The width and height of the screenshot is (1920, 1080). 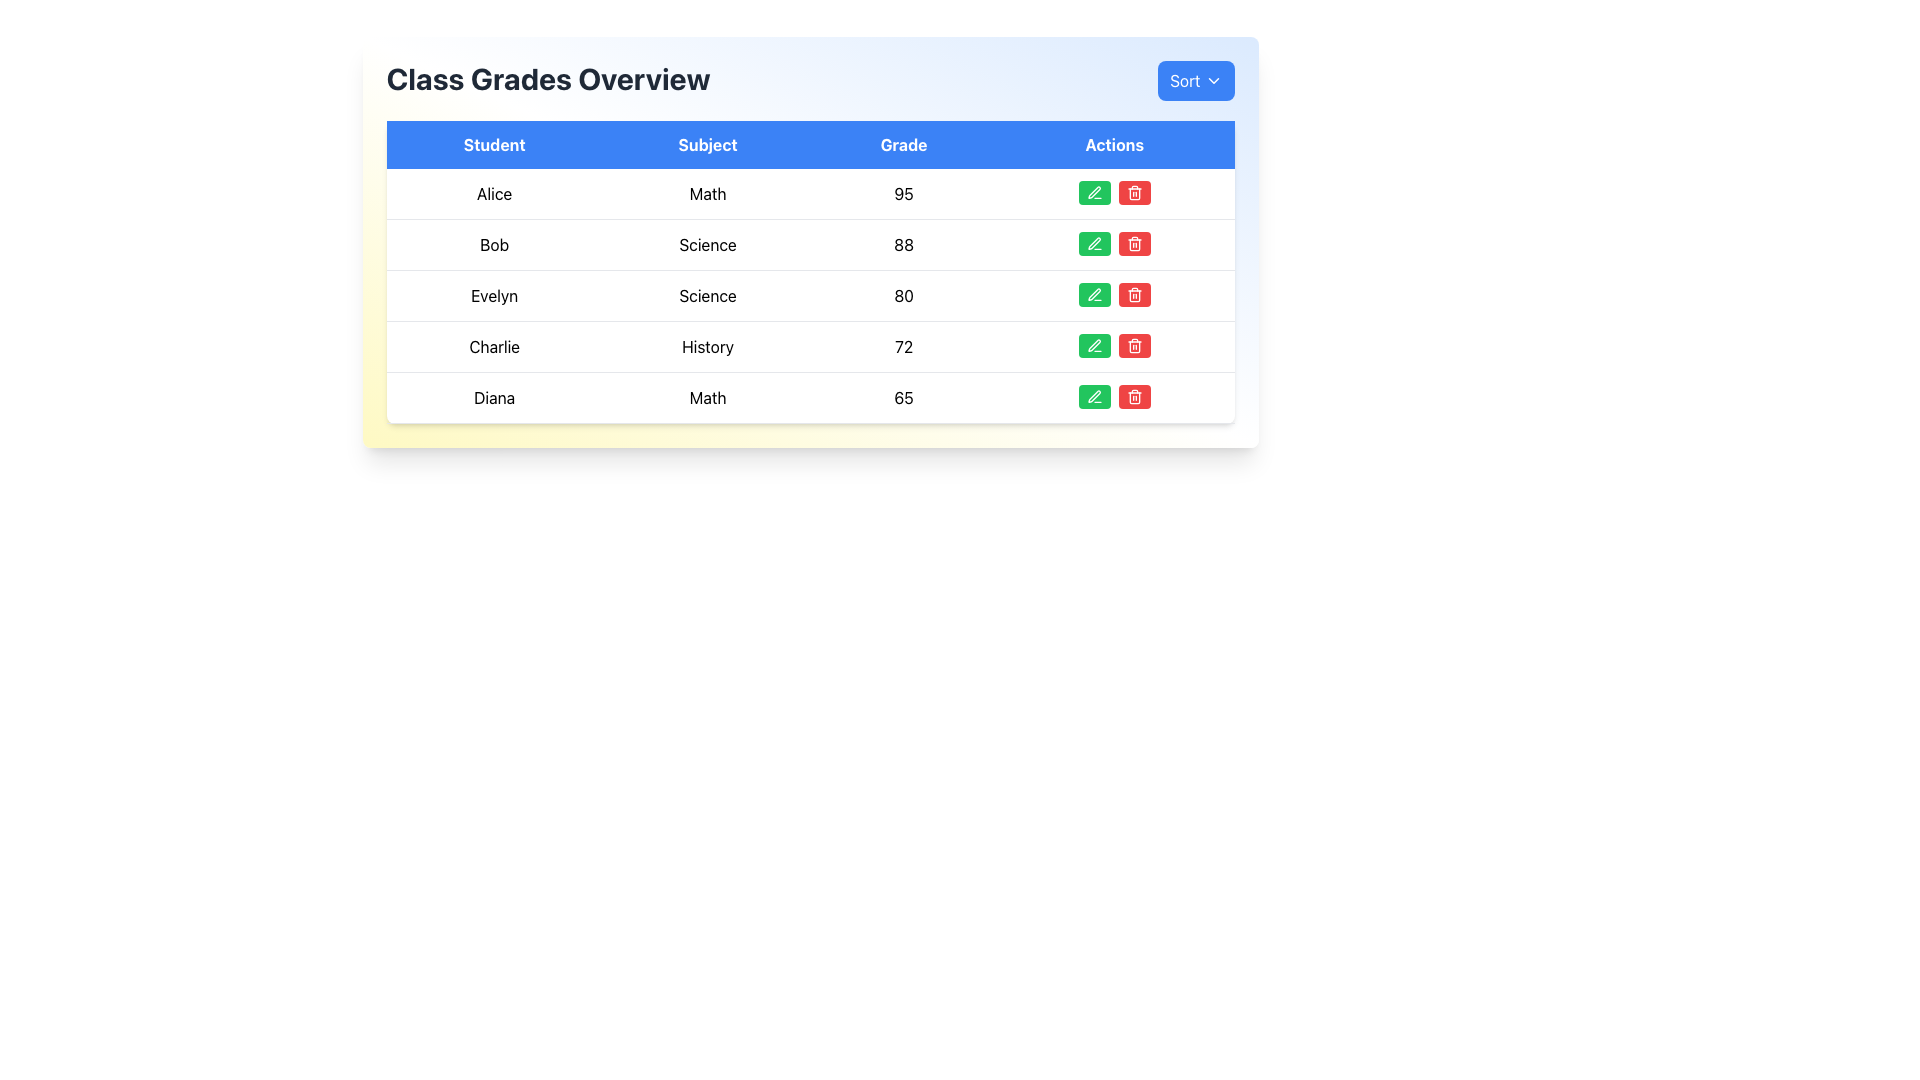 I want to click on the Text label displaying the grade value '65' for the 'Diana' entry in the 'Grade' column of the table, so click(x=903, y=397).